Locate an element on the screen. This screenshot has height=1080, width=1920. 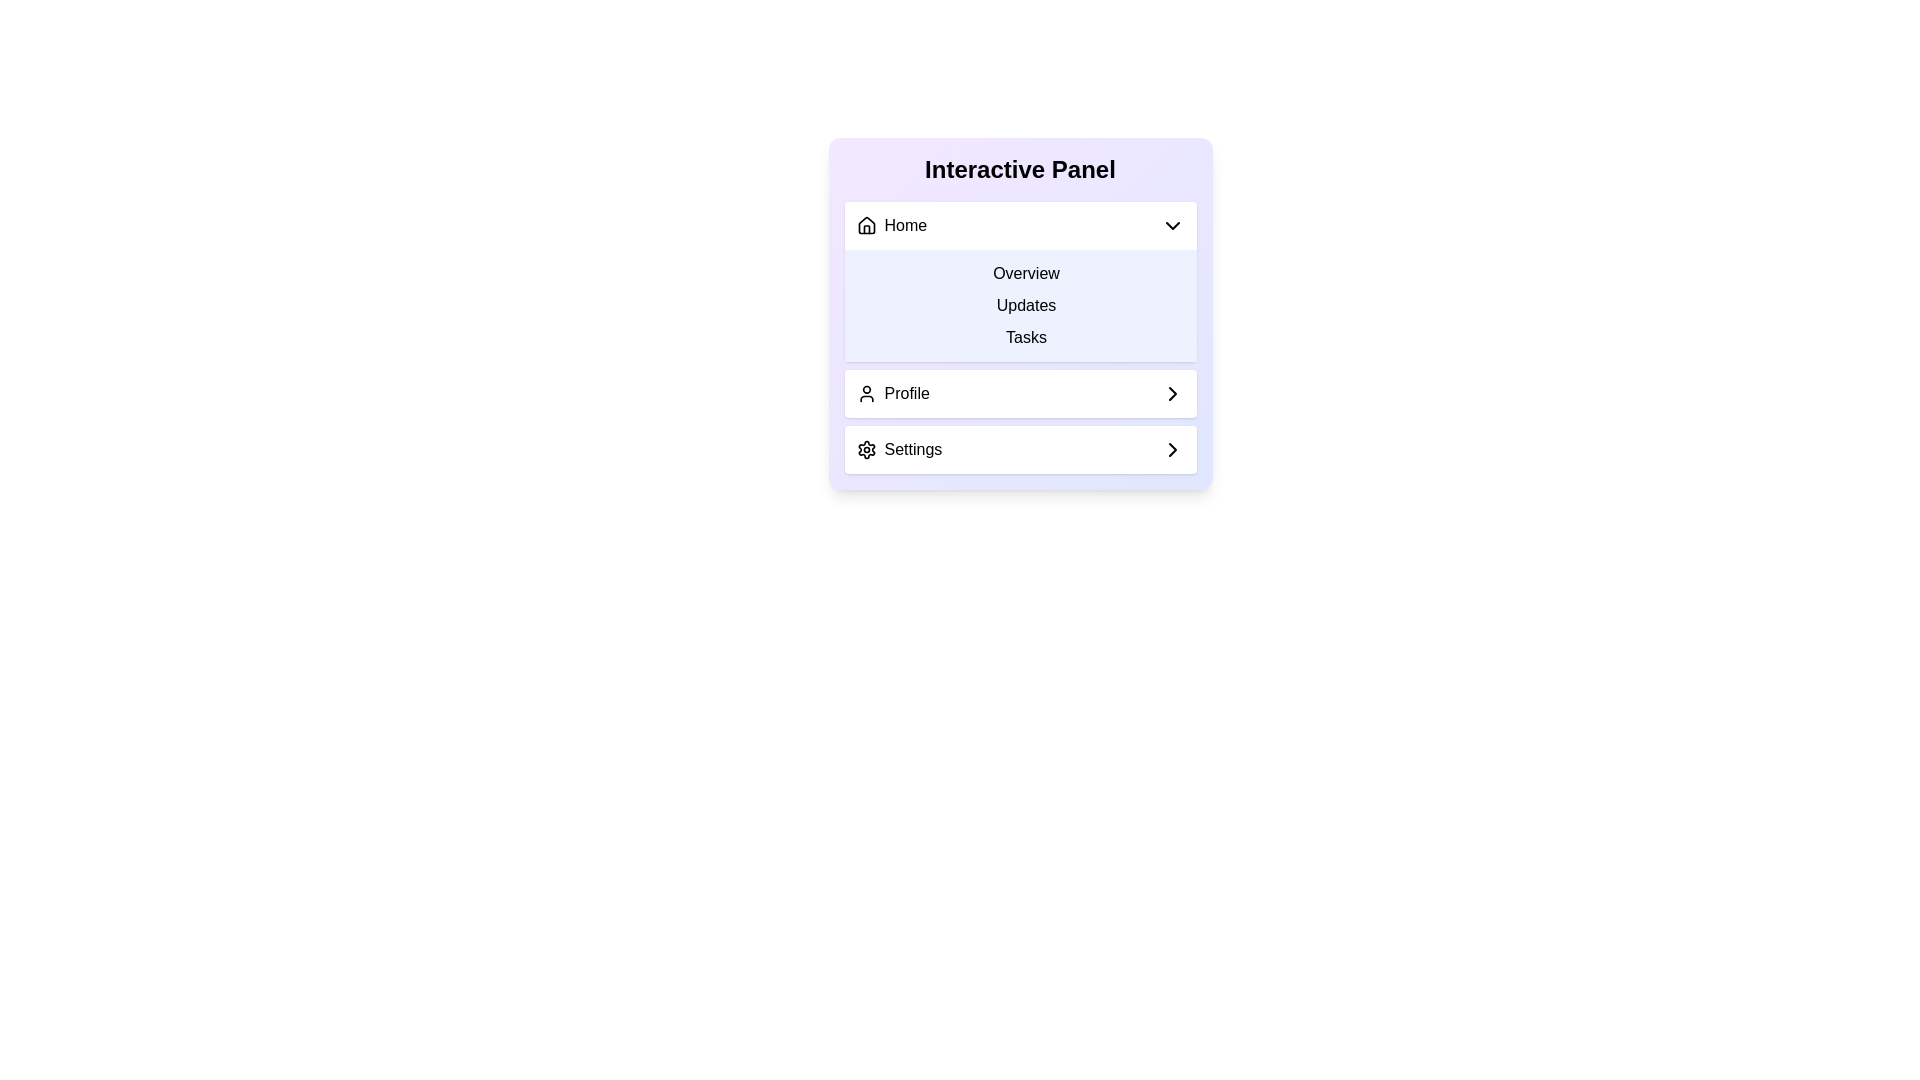
the 'Profile' menu option item, which features a user icon next to the text 'Profile', located in the Interactive Panel between 'Home' and 'Settings' is located at coordinates (892, 393).